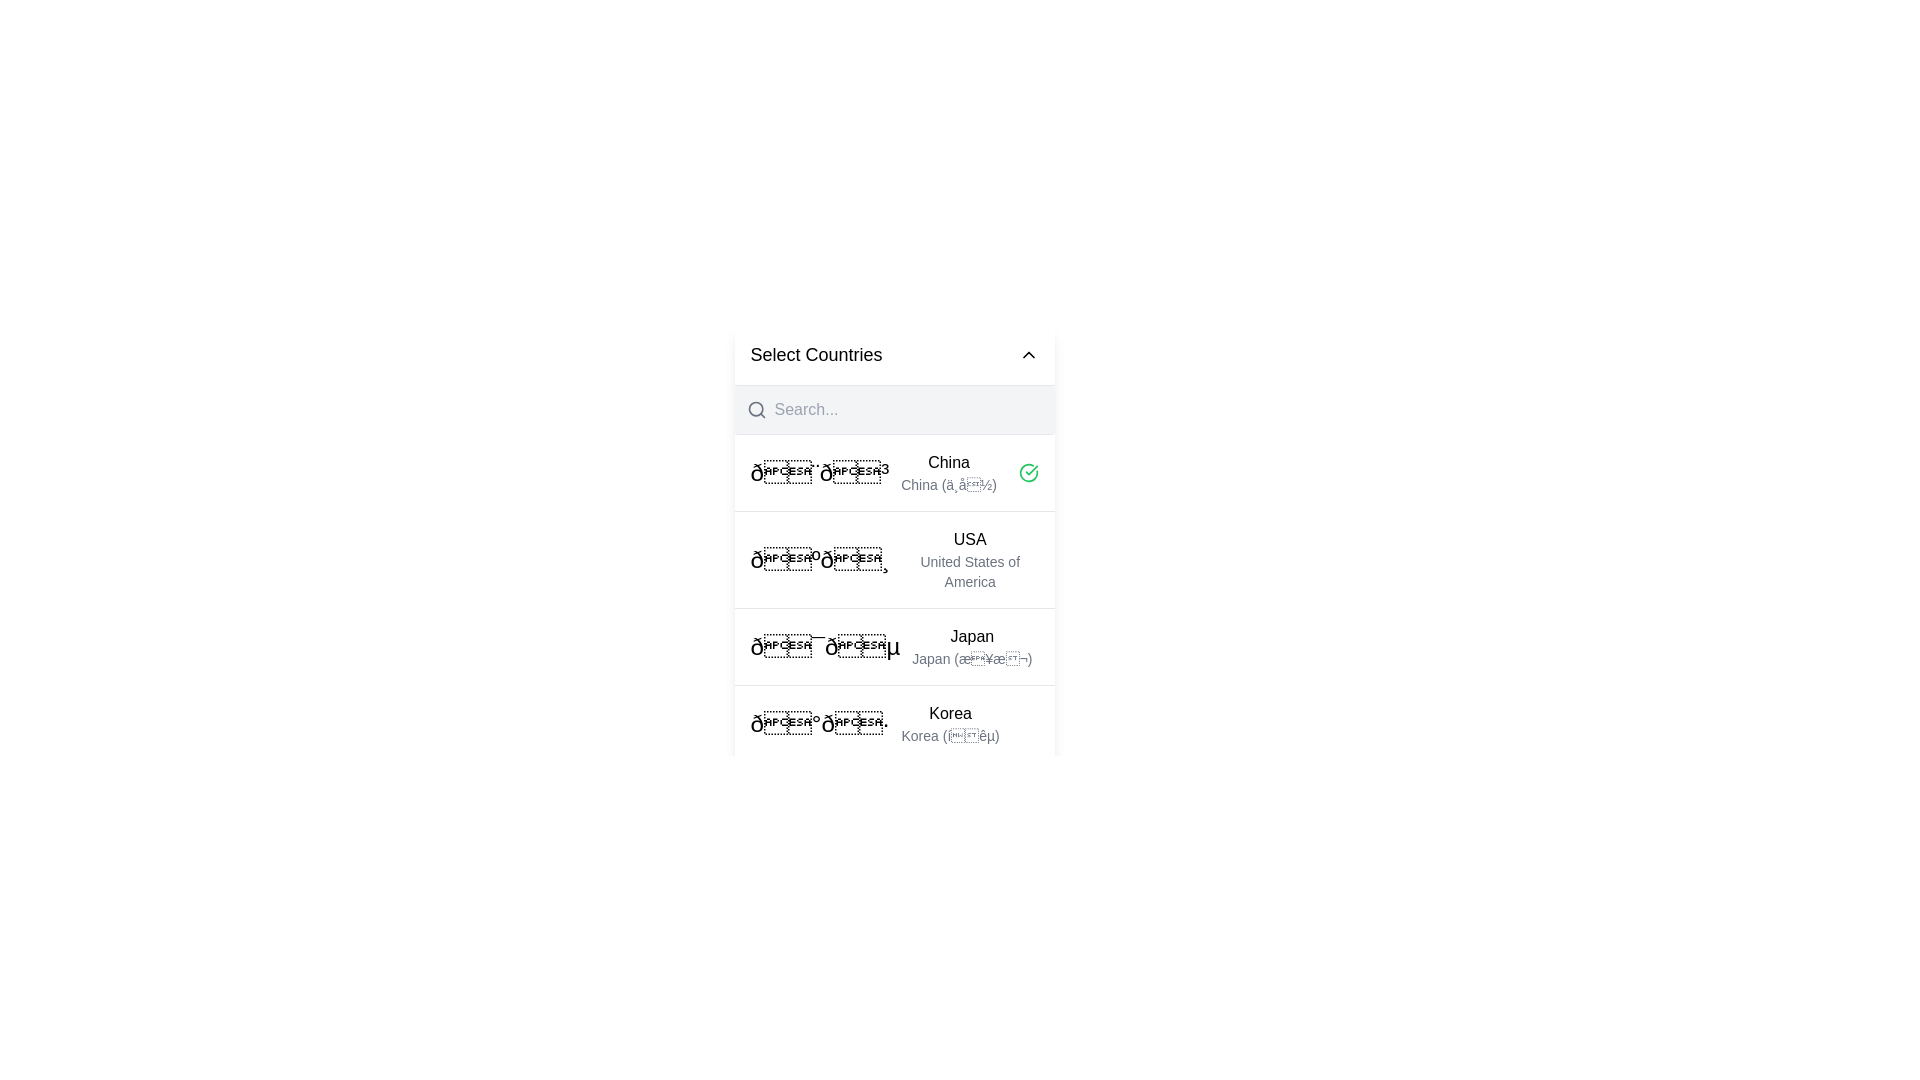  I want to click on the second item in the selection list representing 'USA', so click(893, 597).